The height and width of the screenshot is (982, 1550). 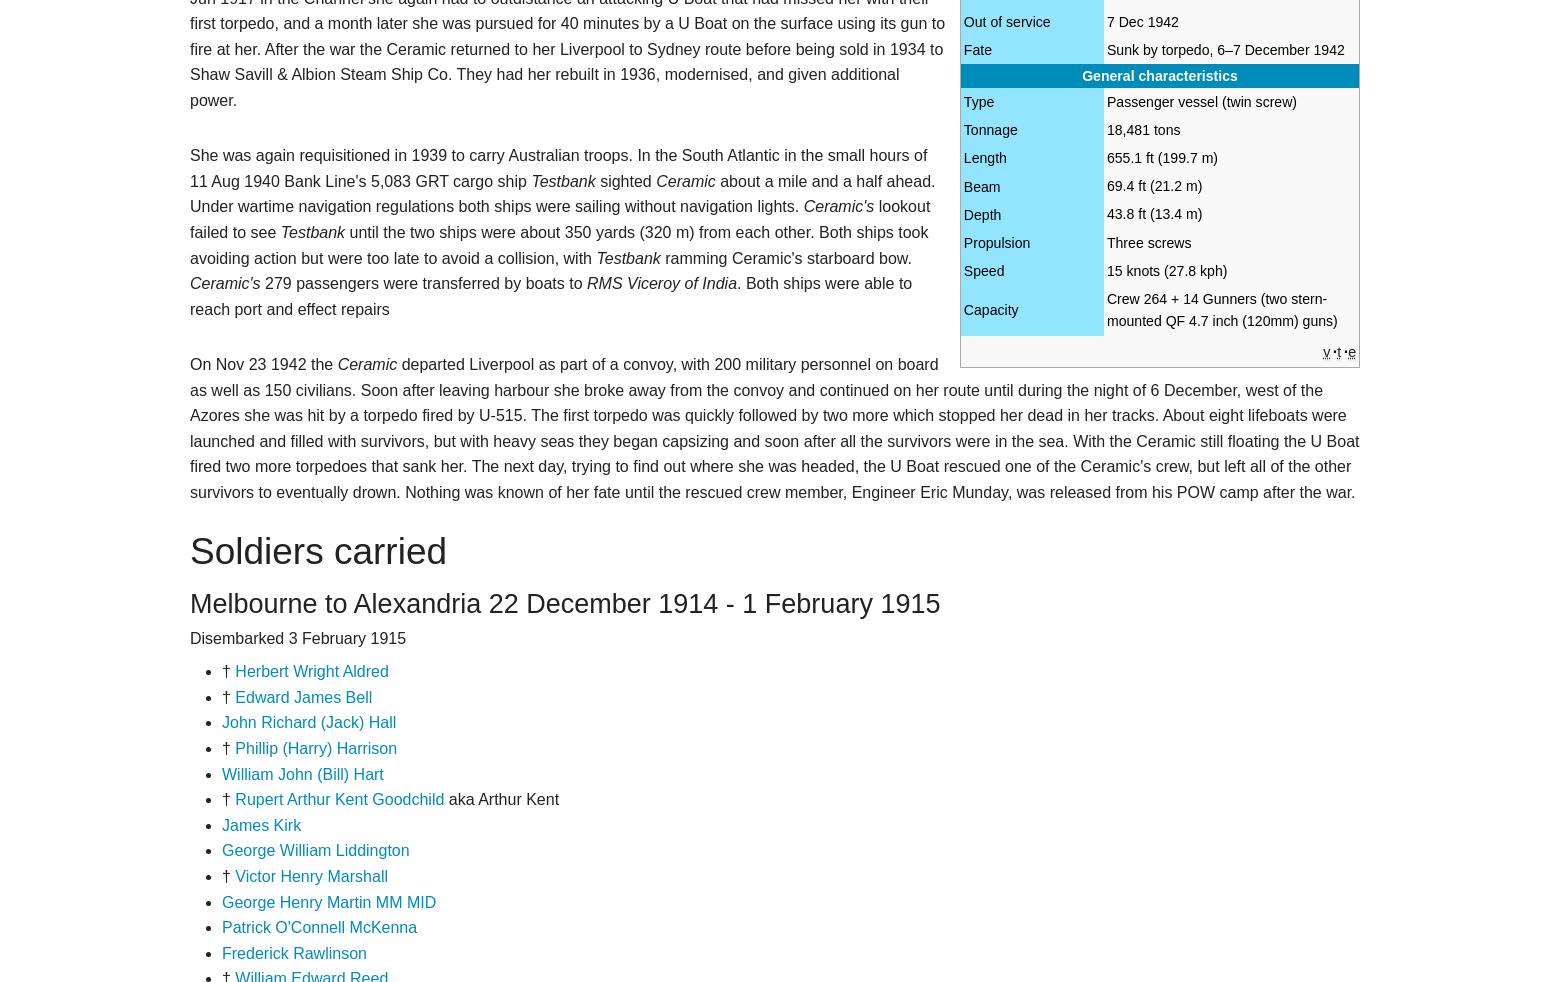 I want to click on 'Three screws', so click(x=1104, y=240).